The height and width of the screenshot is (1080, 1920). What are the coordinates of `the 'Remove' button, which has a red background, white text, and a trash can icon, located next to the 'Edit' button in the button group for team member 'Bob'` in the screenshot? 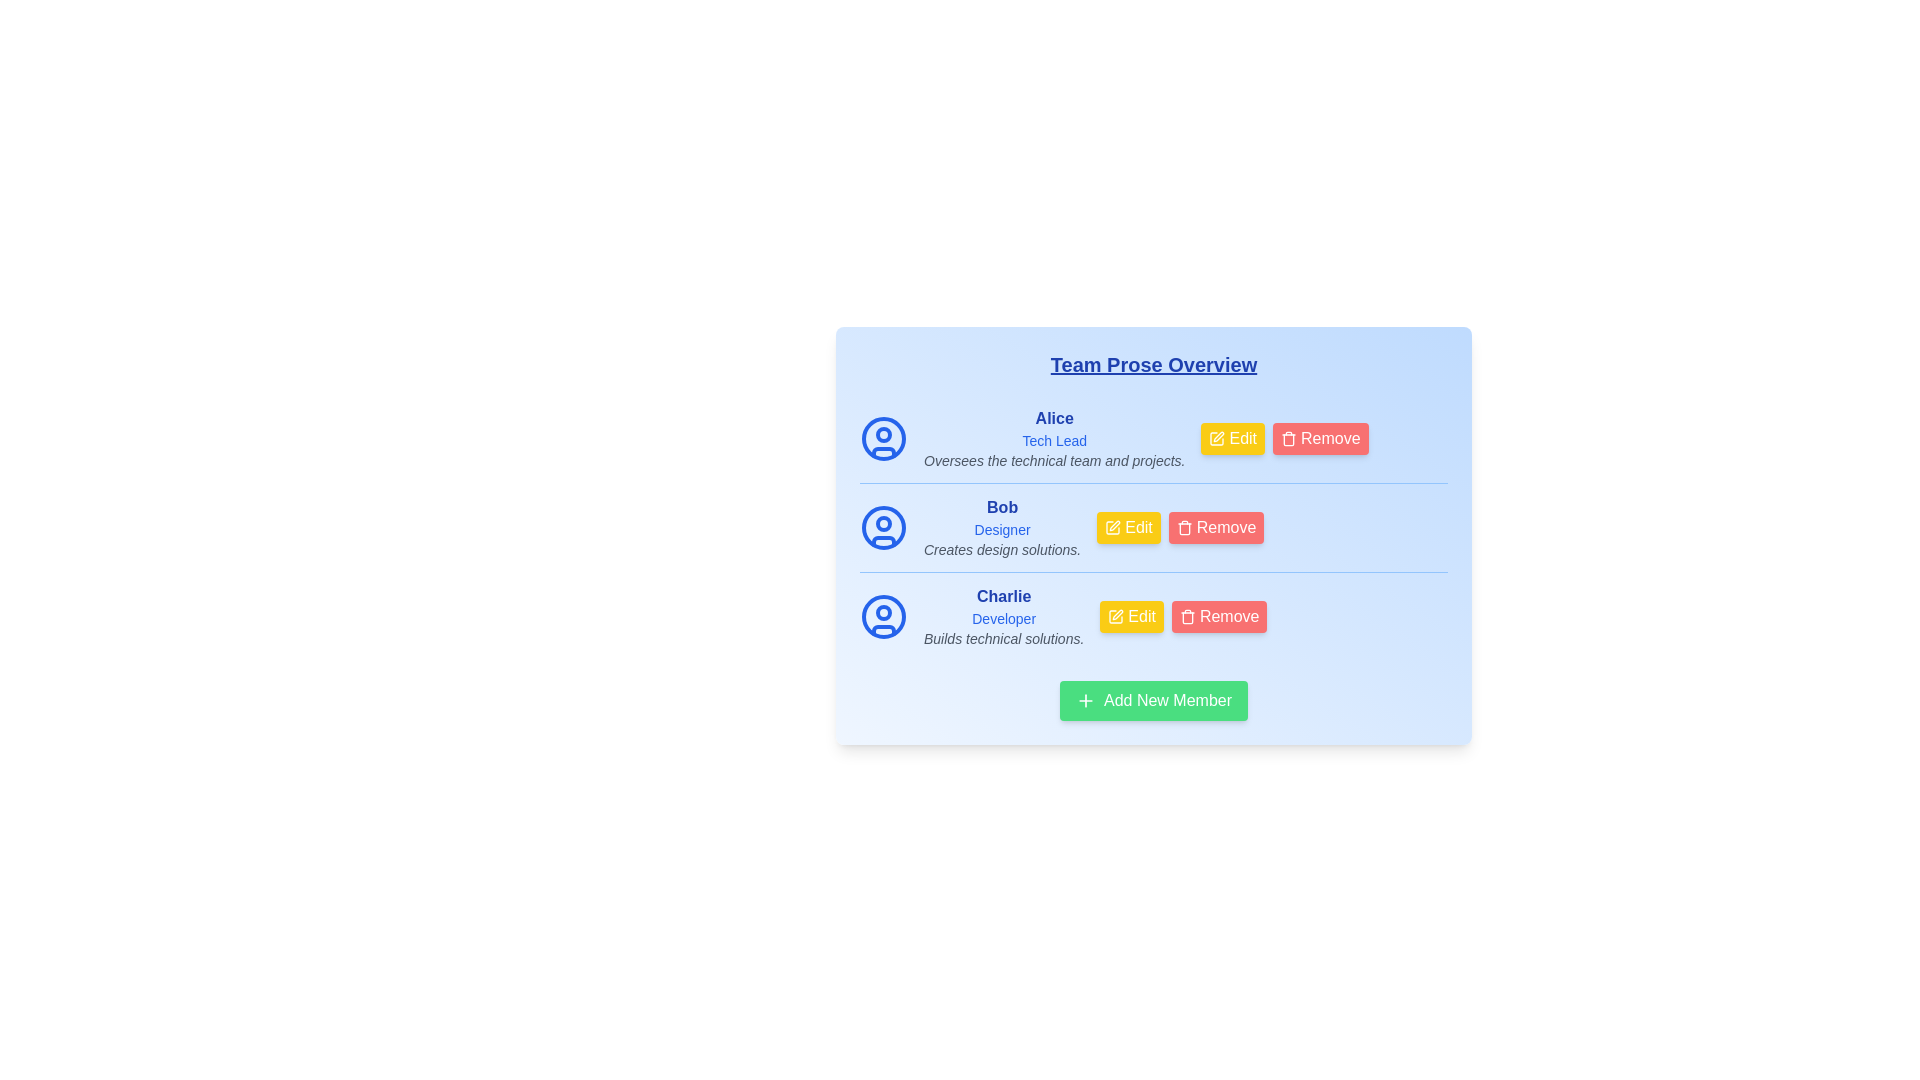 It's located at (1215, 527).